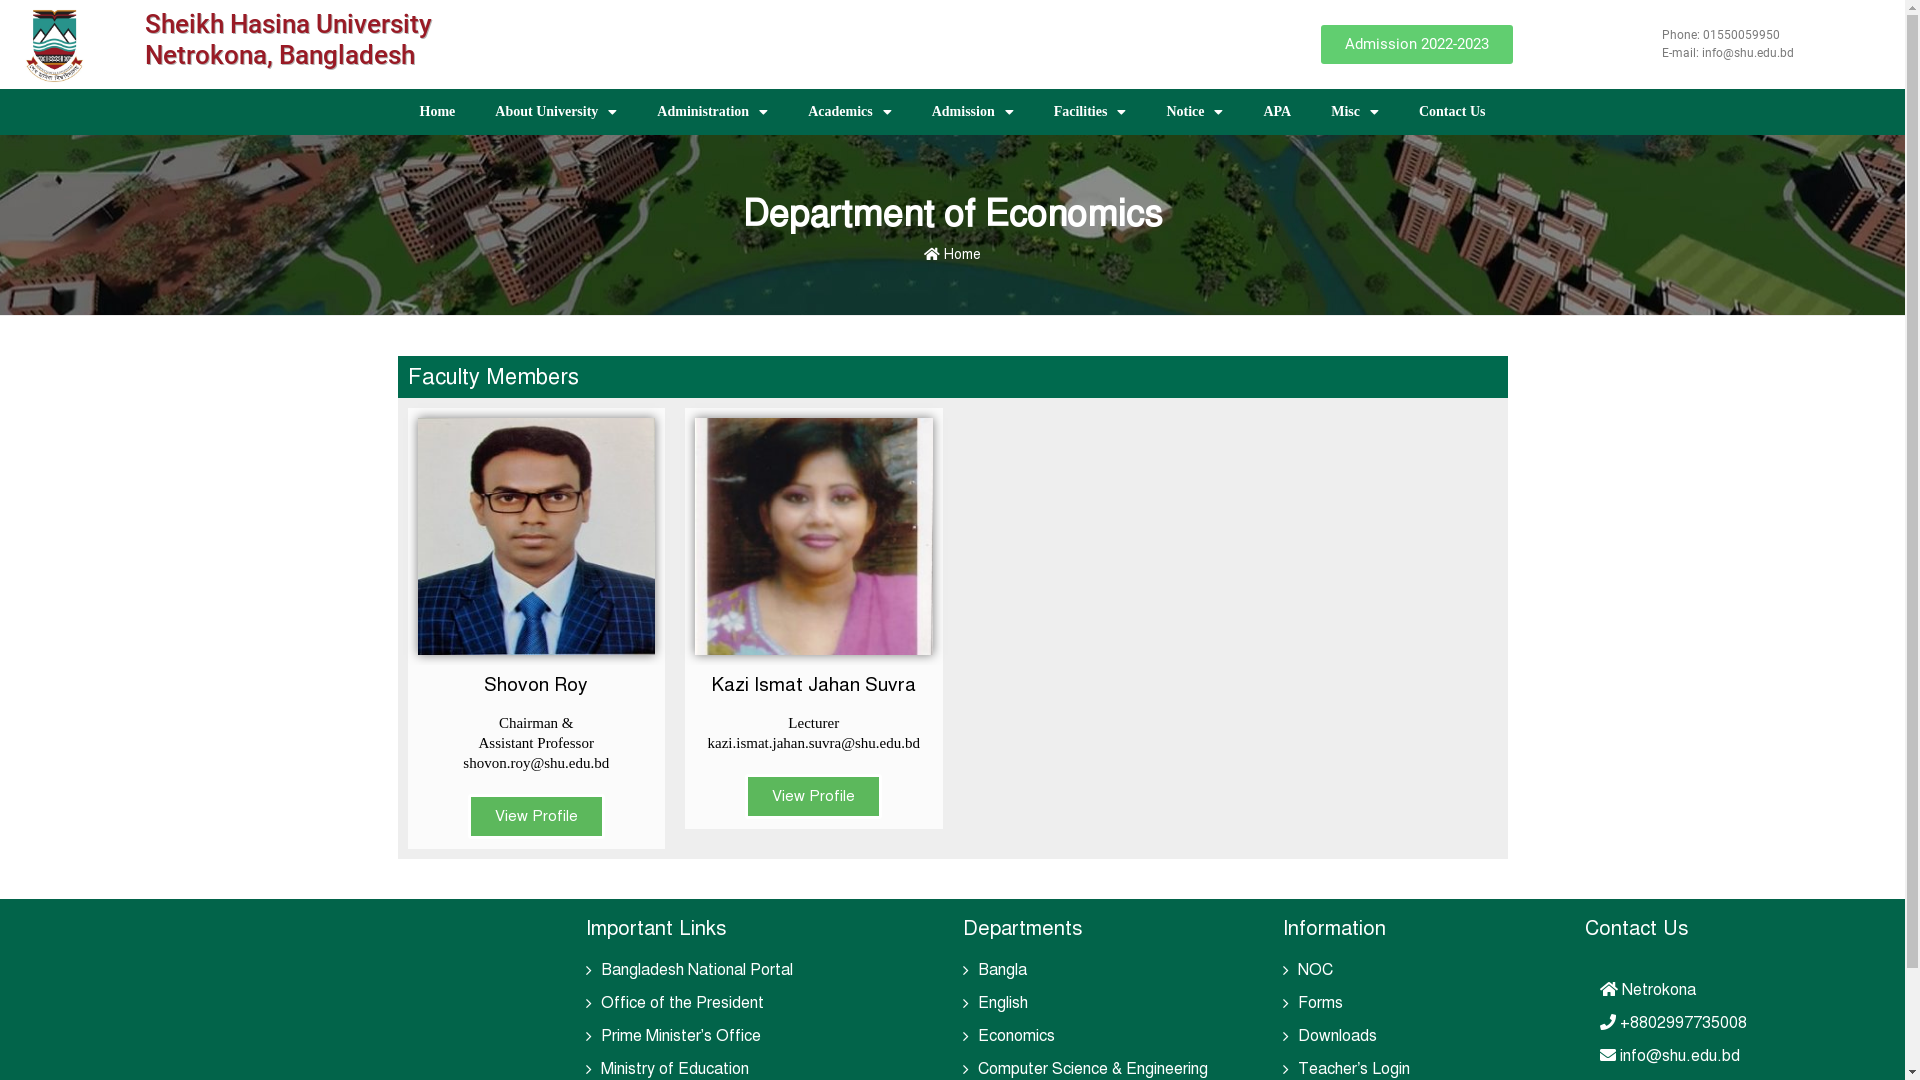  What do you see at coordinates (143, 23) in the screenshot?
I see `'Sheikh Hasina University'` at bounding box center [143, 23].